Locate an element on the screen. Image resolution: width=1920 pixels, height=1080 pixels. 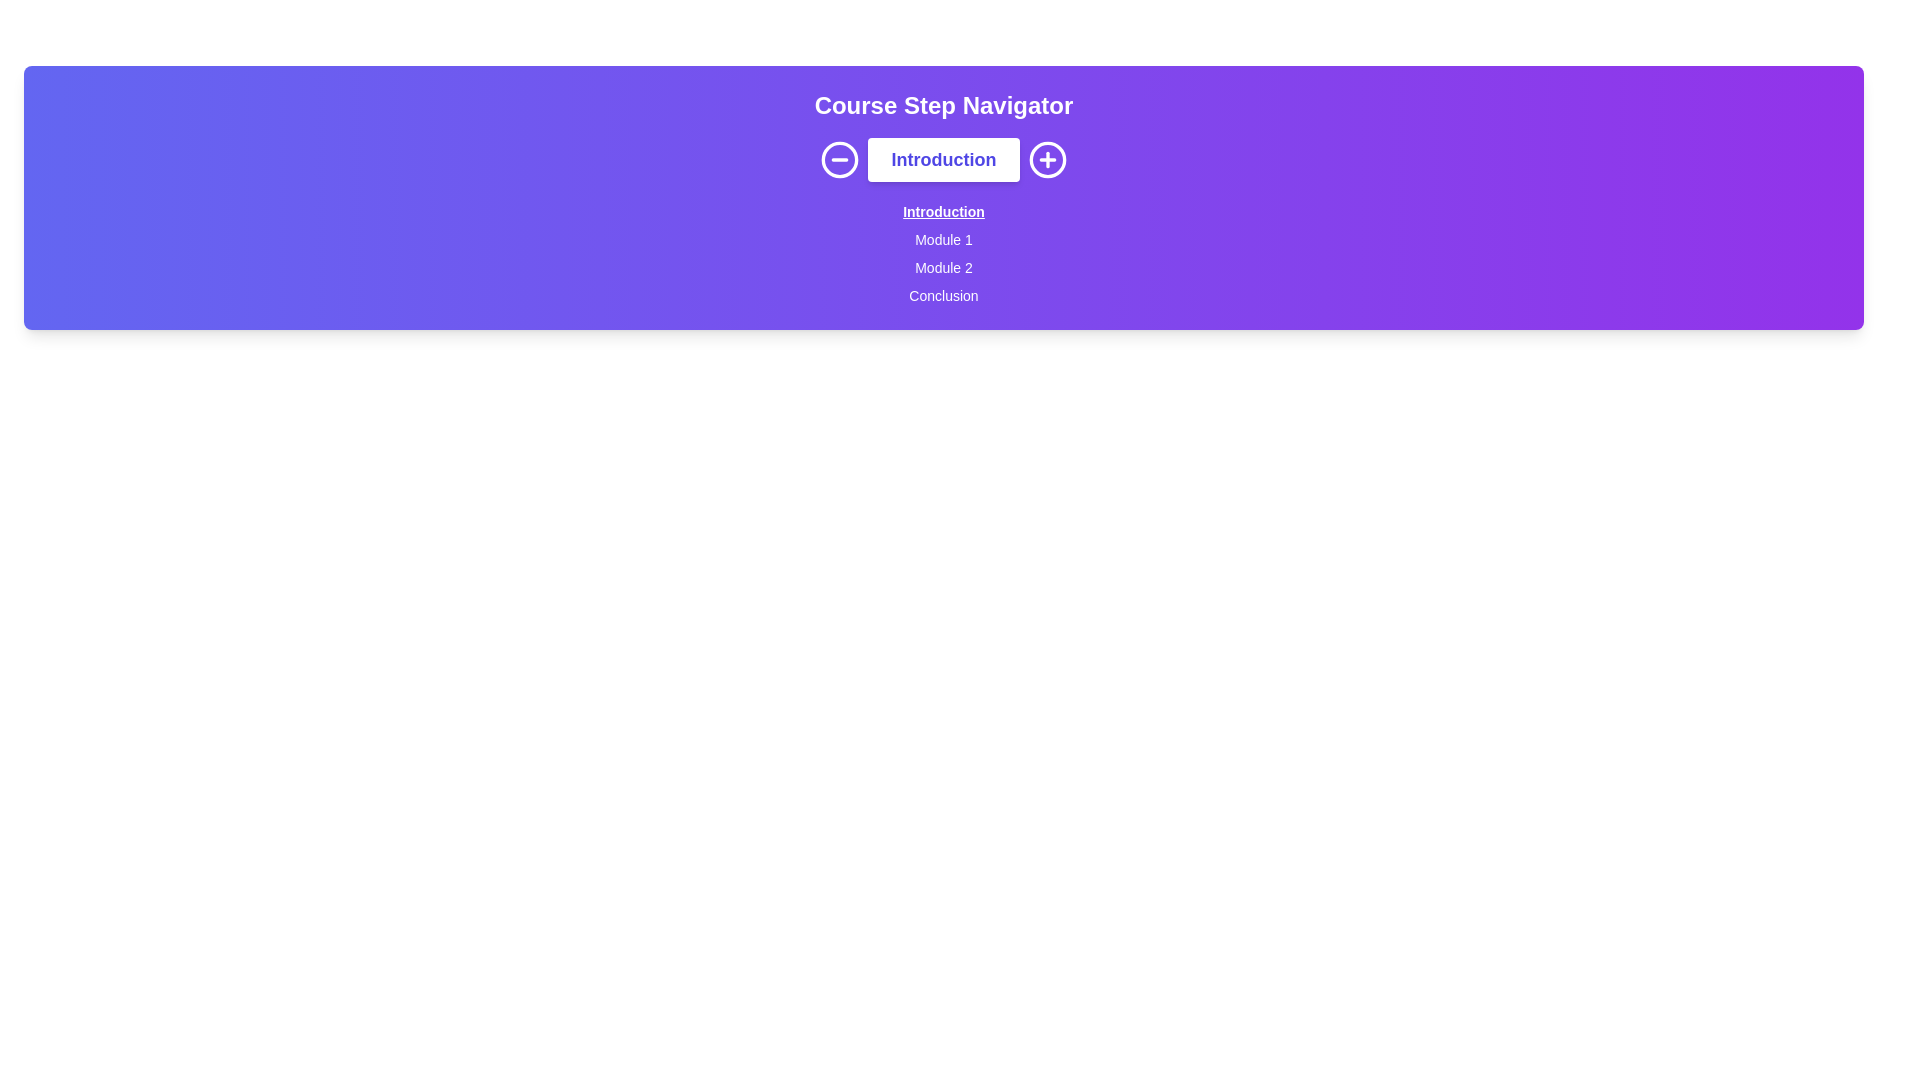
the text element displaying 'Module 2' in white on a purple background is located at coordinates (943, 262).